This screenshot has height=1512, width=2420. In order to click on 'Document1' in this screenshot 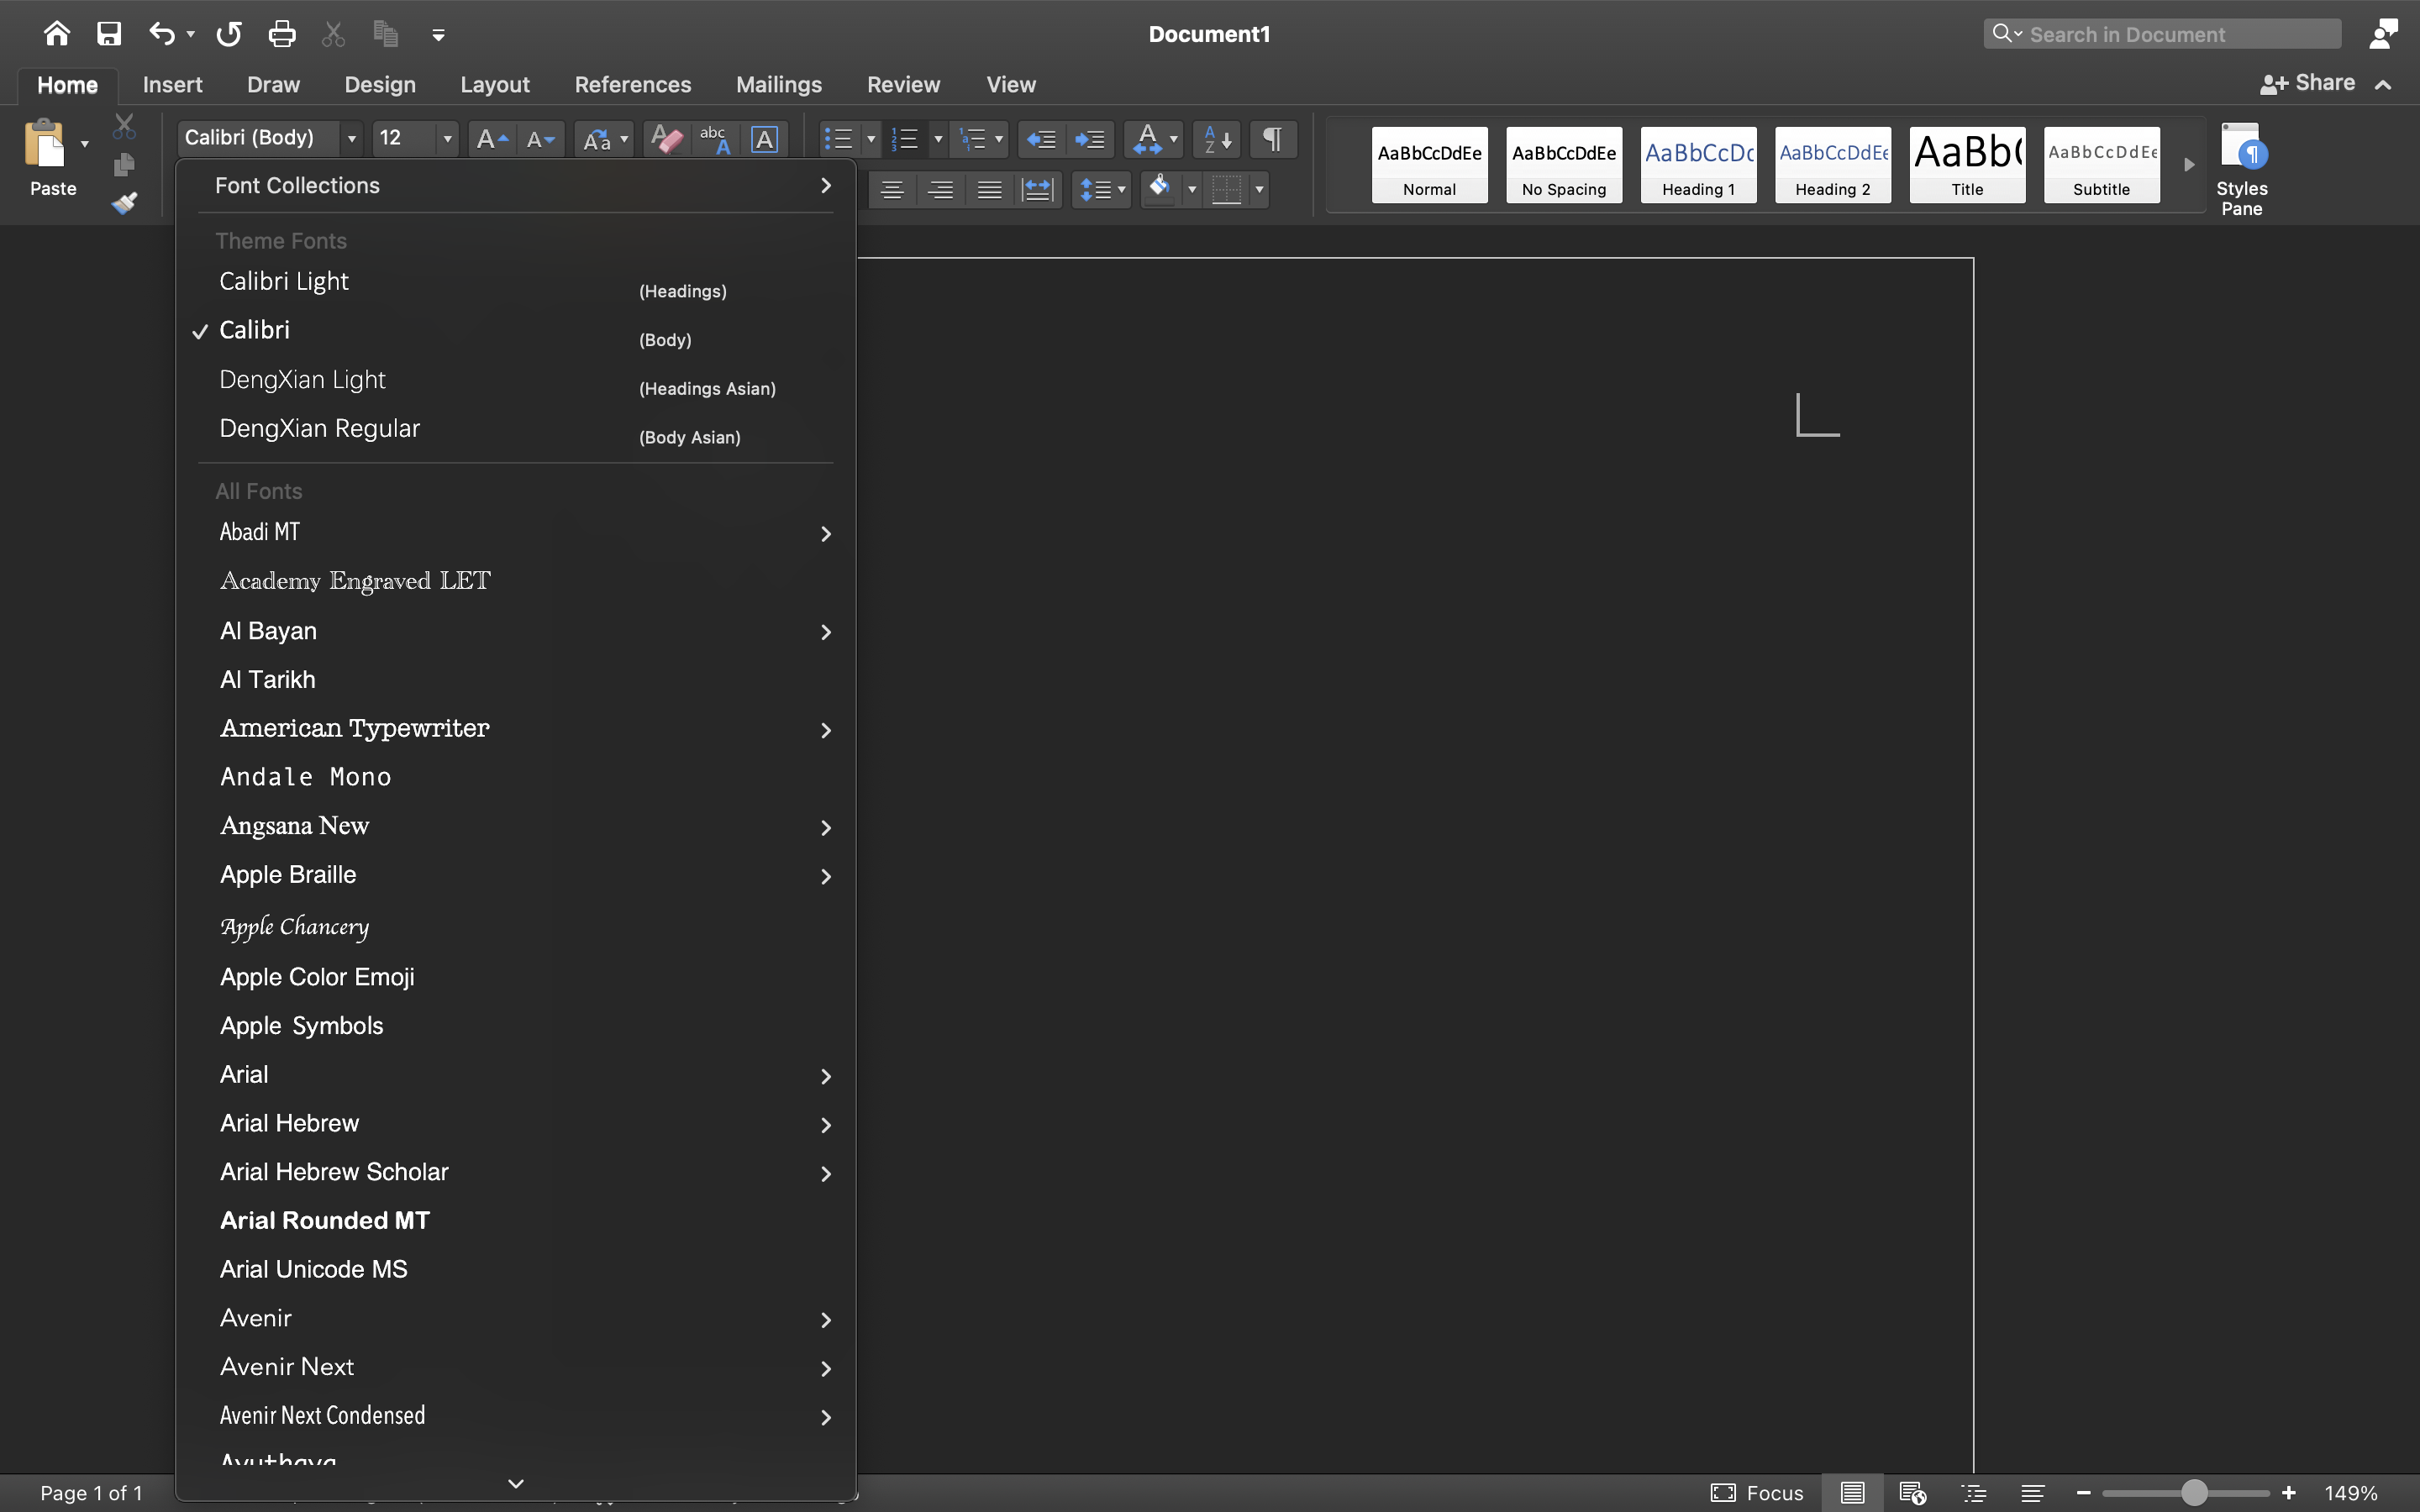, I will do `click(1208, 32)`.